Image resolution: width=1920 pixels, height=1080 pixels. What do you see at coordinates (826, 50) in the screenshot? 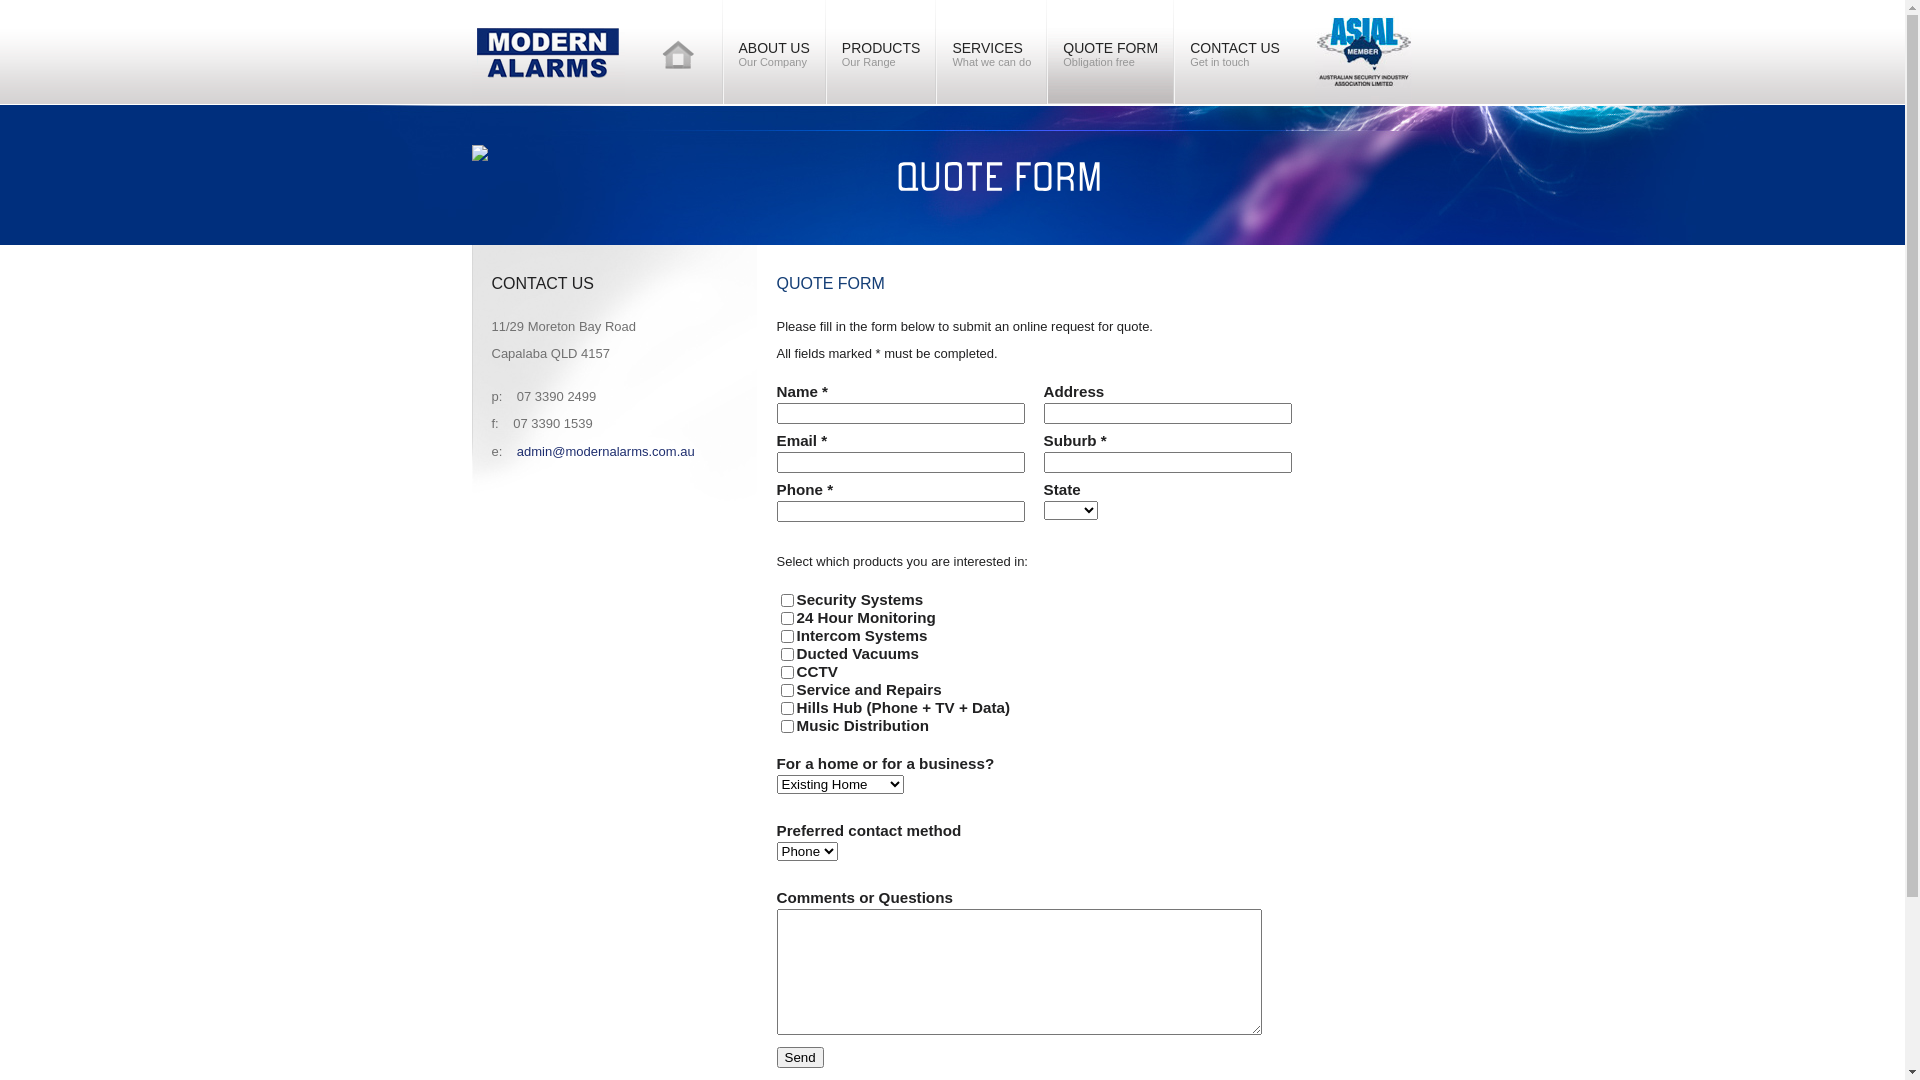
I see `'PRODUCTS` at bounding box center [826, 50].